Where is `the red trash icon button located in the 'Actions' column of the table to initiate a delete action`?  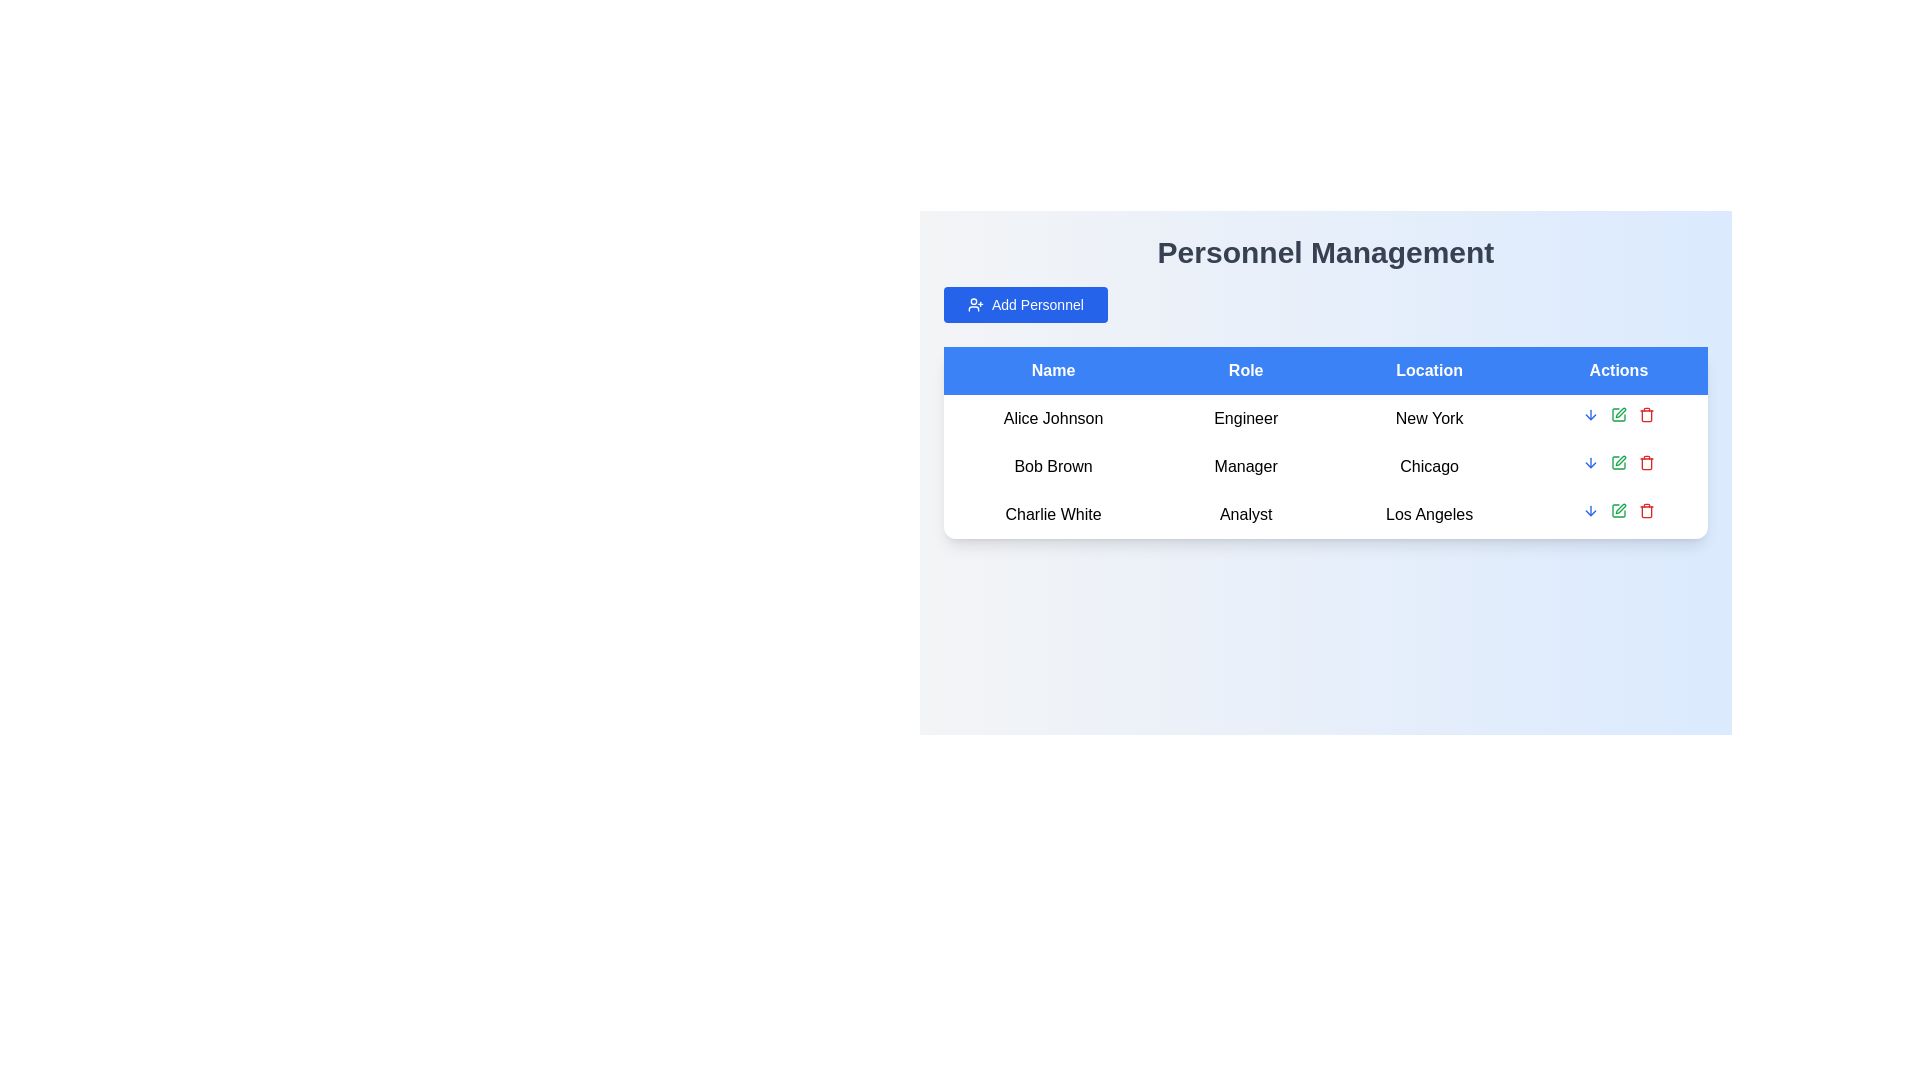 the red trash icon button located in the 'Actions' column of the table to initiate a delete action is located at coordinates (1646, 414).